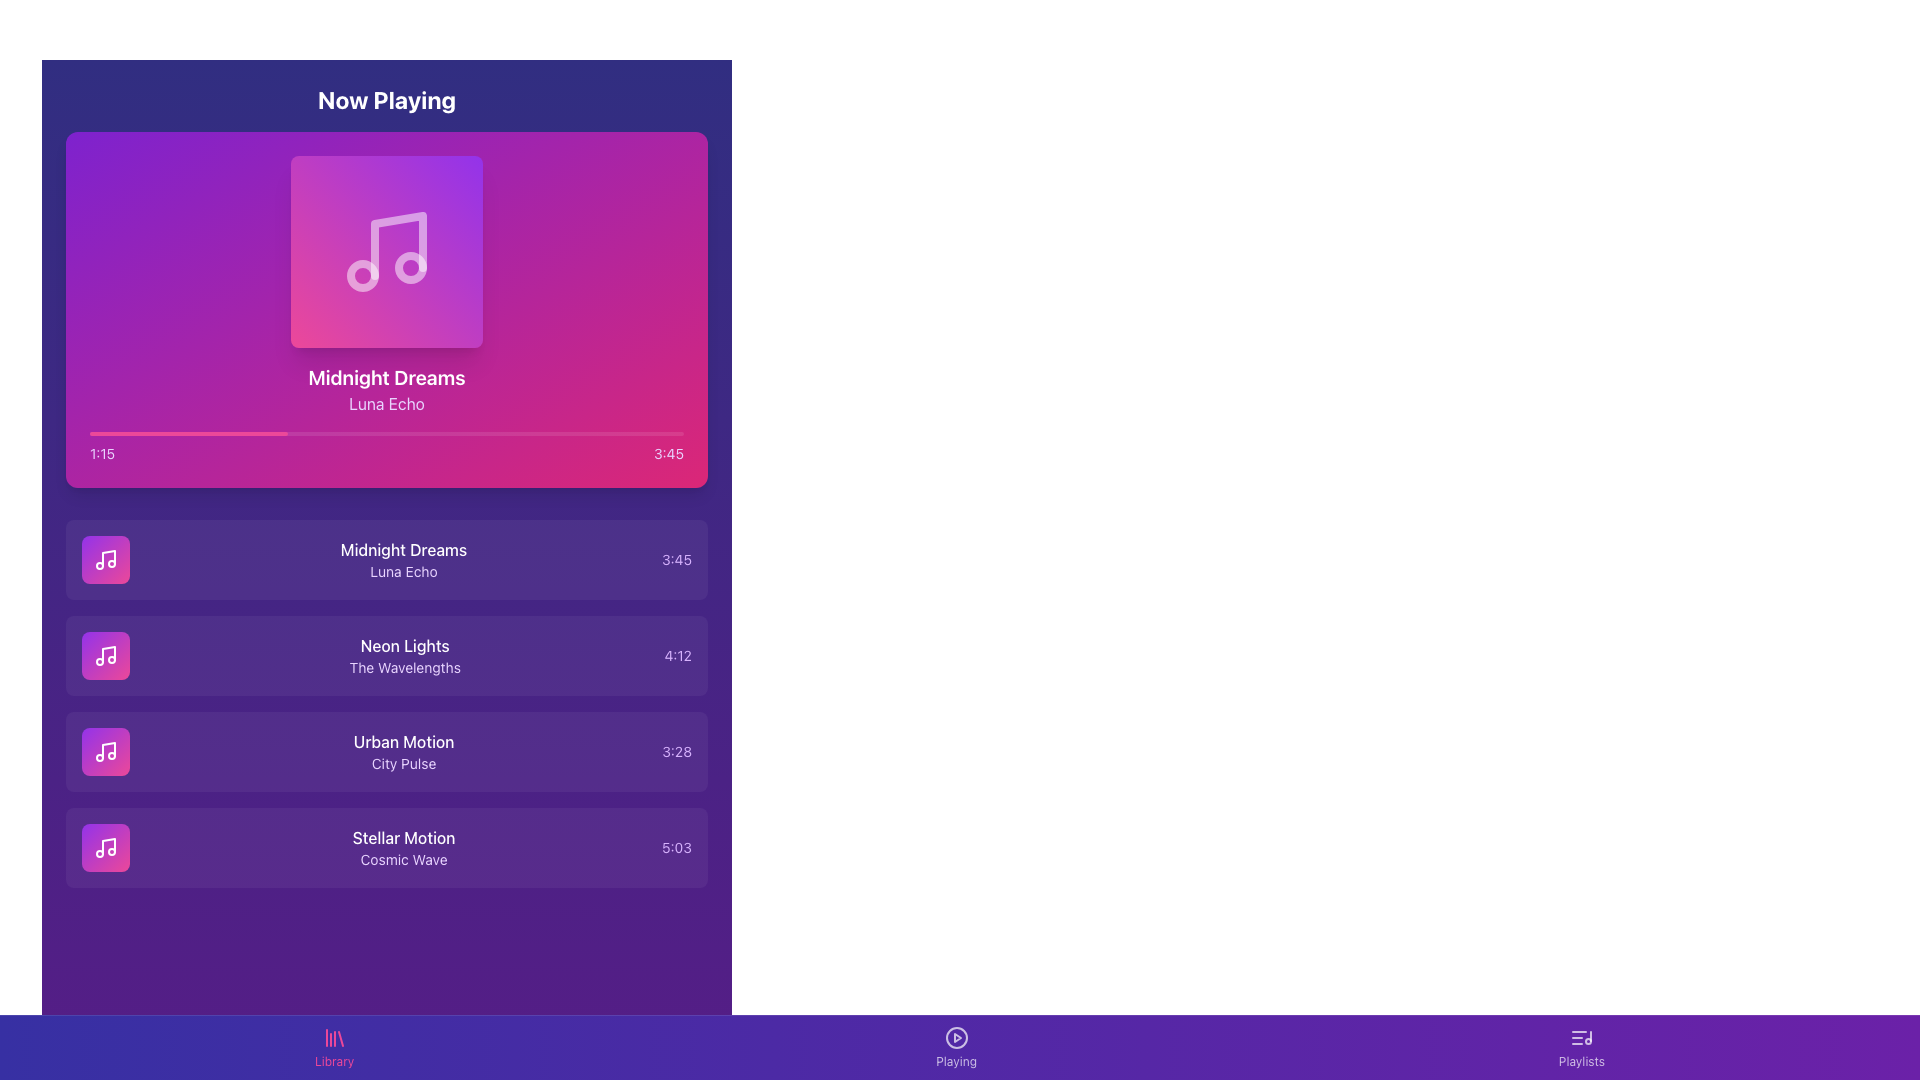  What do you see at coordinates (421, 433) in the screenshot?
I see `the playback progress` at bounding box center [421, 433].